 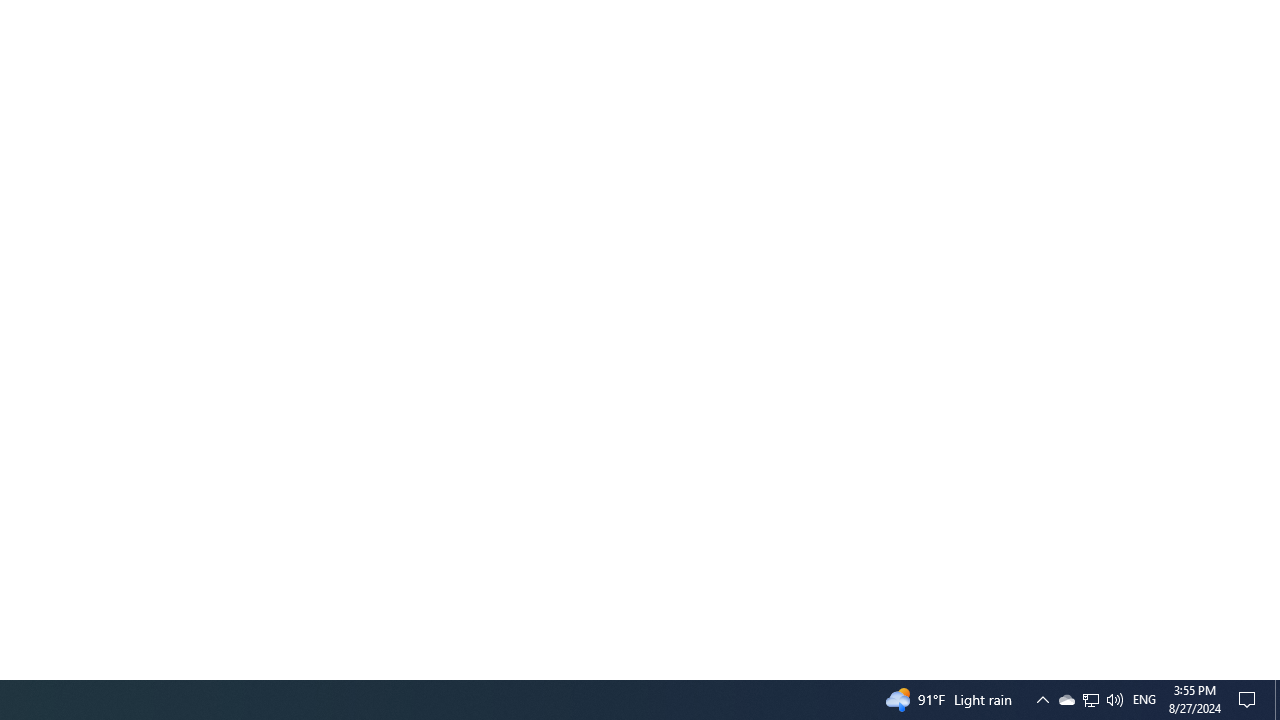 I want to click on 'Tray Input Indicator - English (United States)', so click(x=1144, y=698).